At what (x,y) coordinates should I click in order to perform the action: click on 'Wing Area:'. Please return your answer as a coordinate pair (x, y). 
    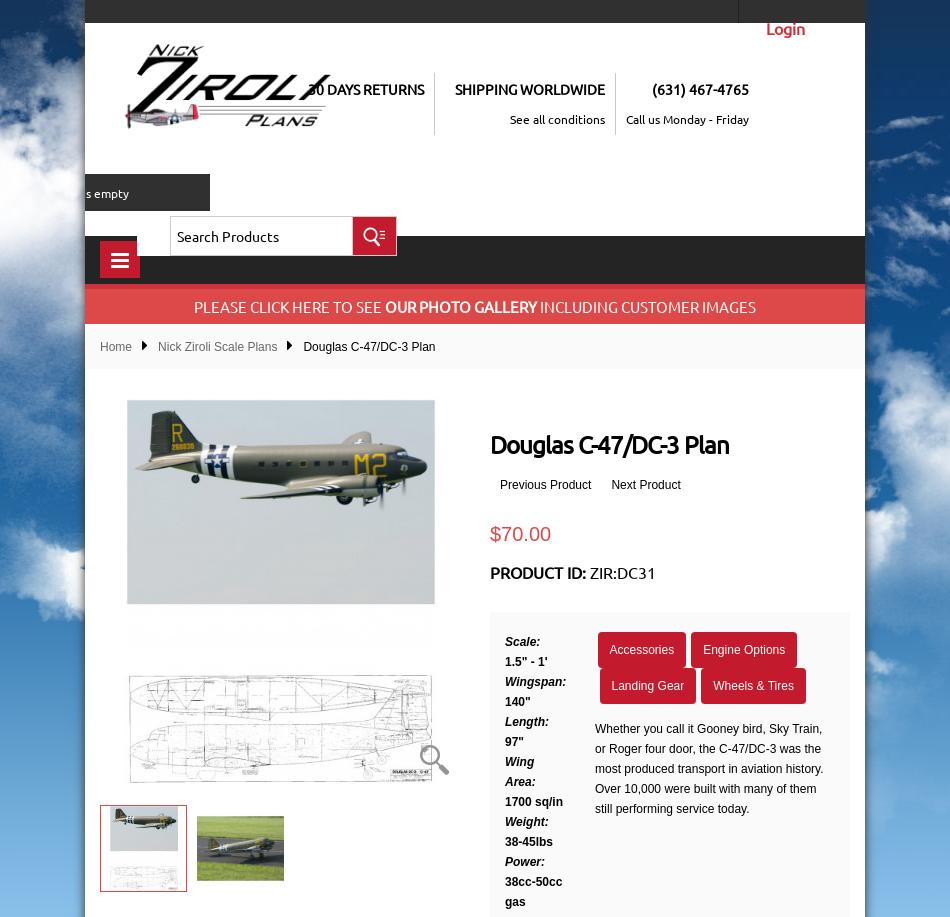
    Looking at the image, I should click on (520, 771).